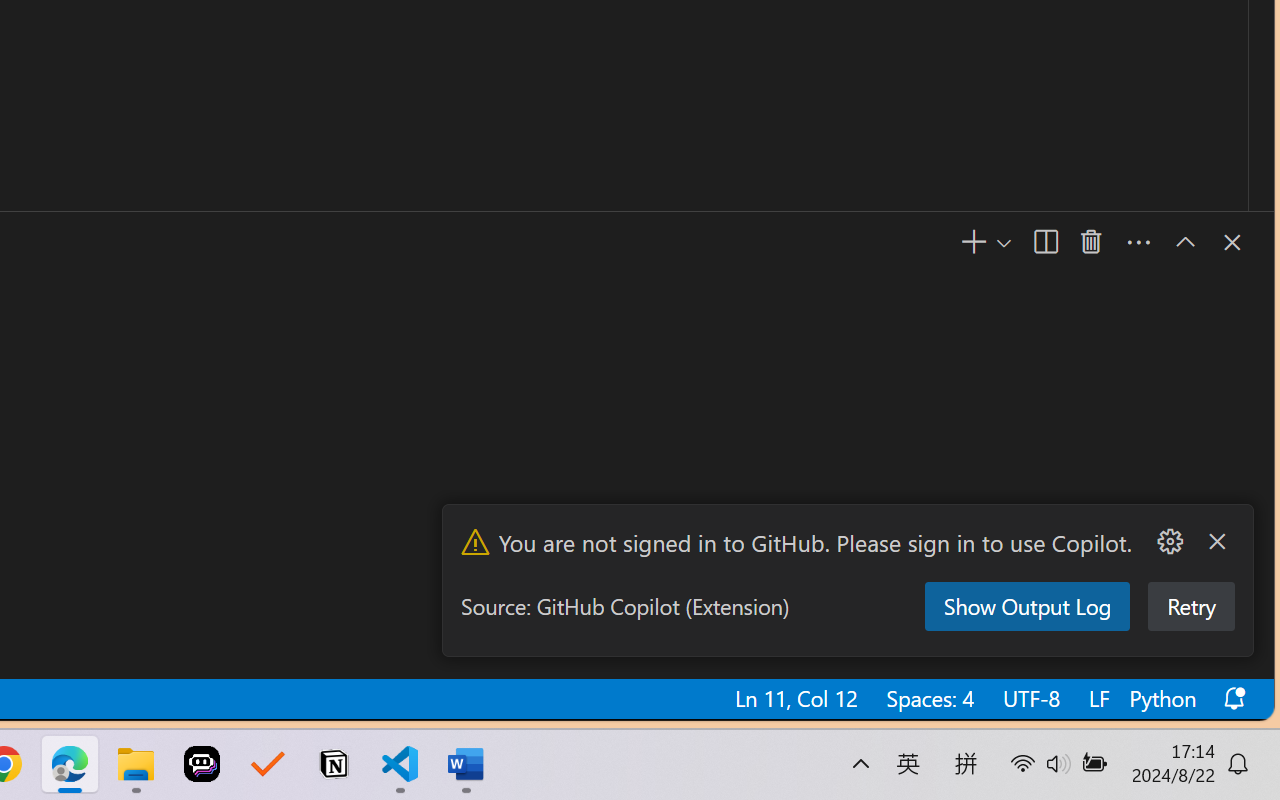  I want to click on 'Spaces: 4', so click(928, 698).